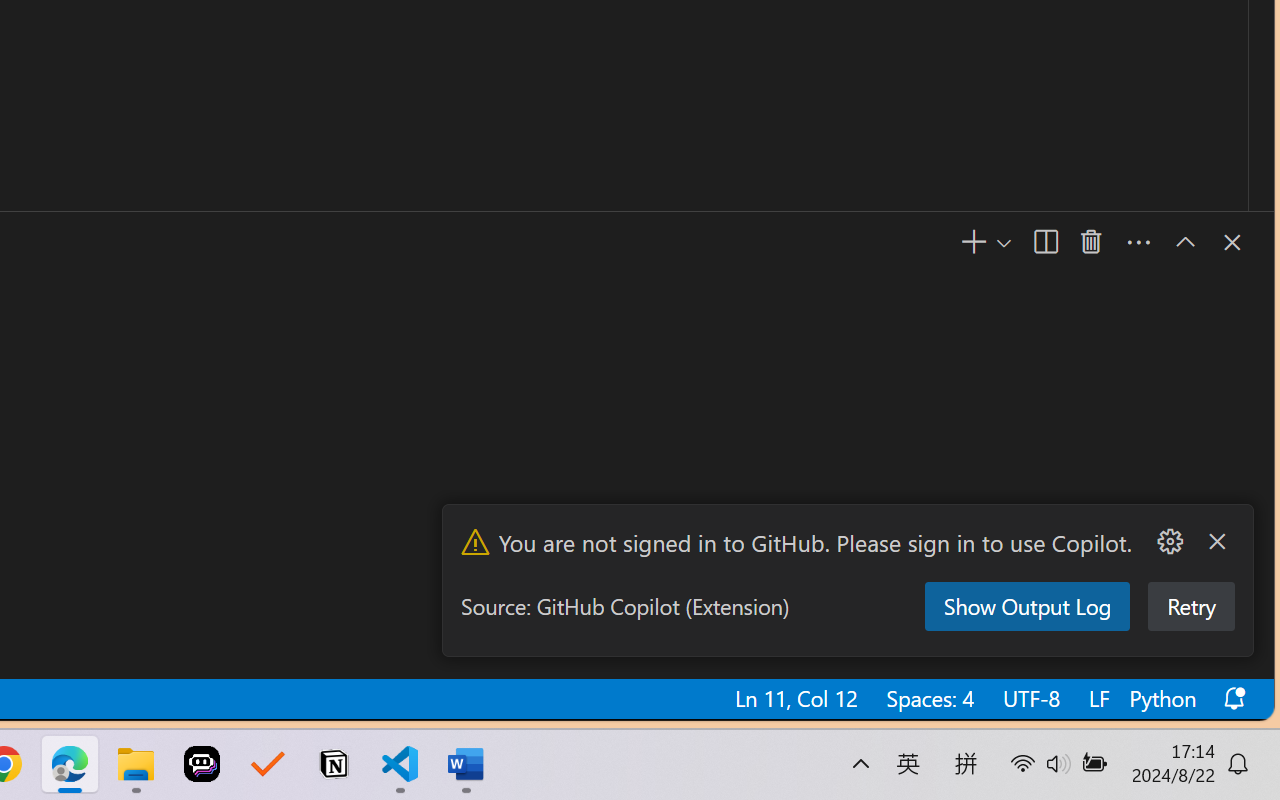  I want to click on 'Spaces: 4', so click(928, 698).